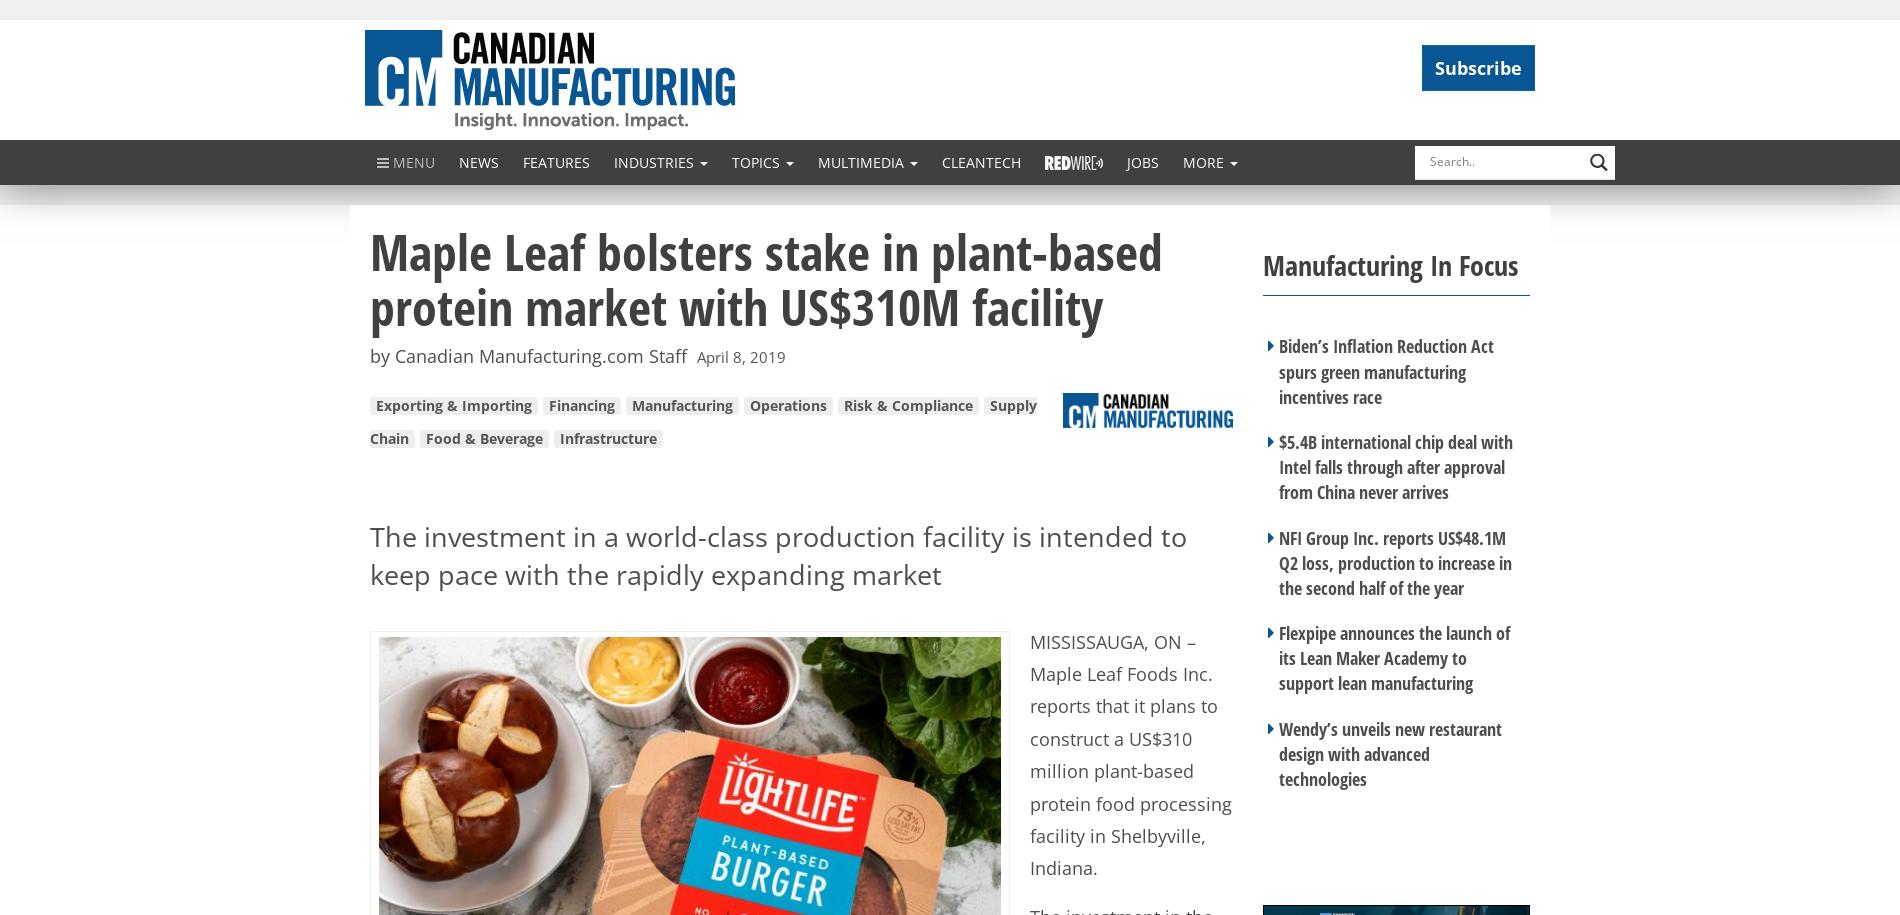 The height and width of the screenshot is (915, 1900). Describe the element at coordinates (682, 404) in the screenshot. I see `'Manufacturing'` at that location.